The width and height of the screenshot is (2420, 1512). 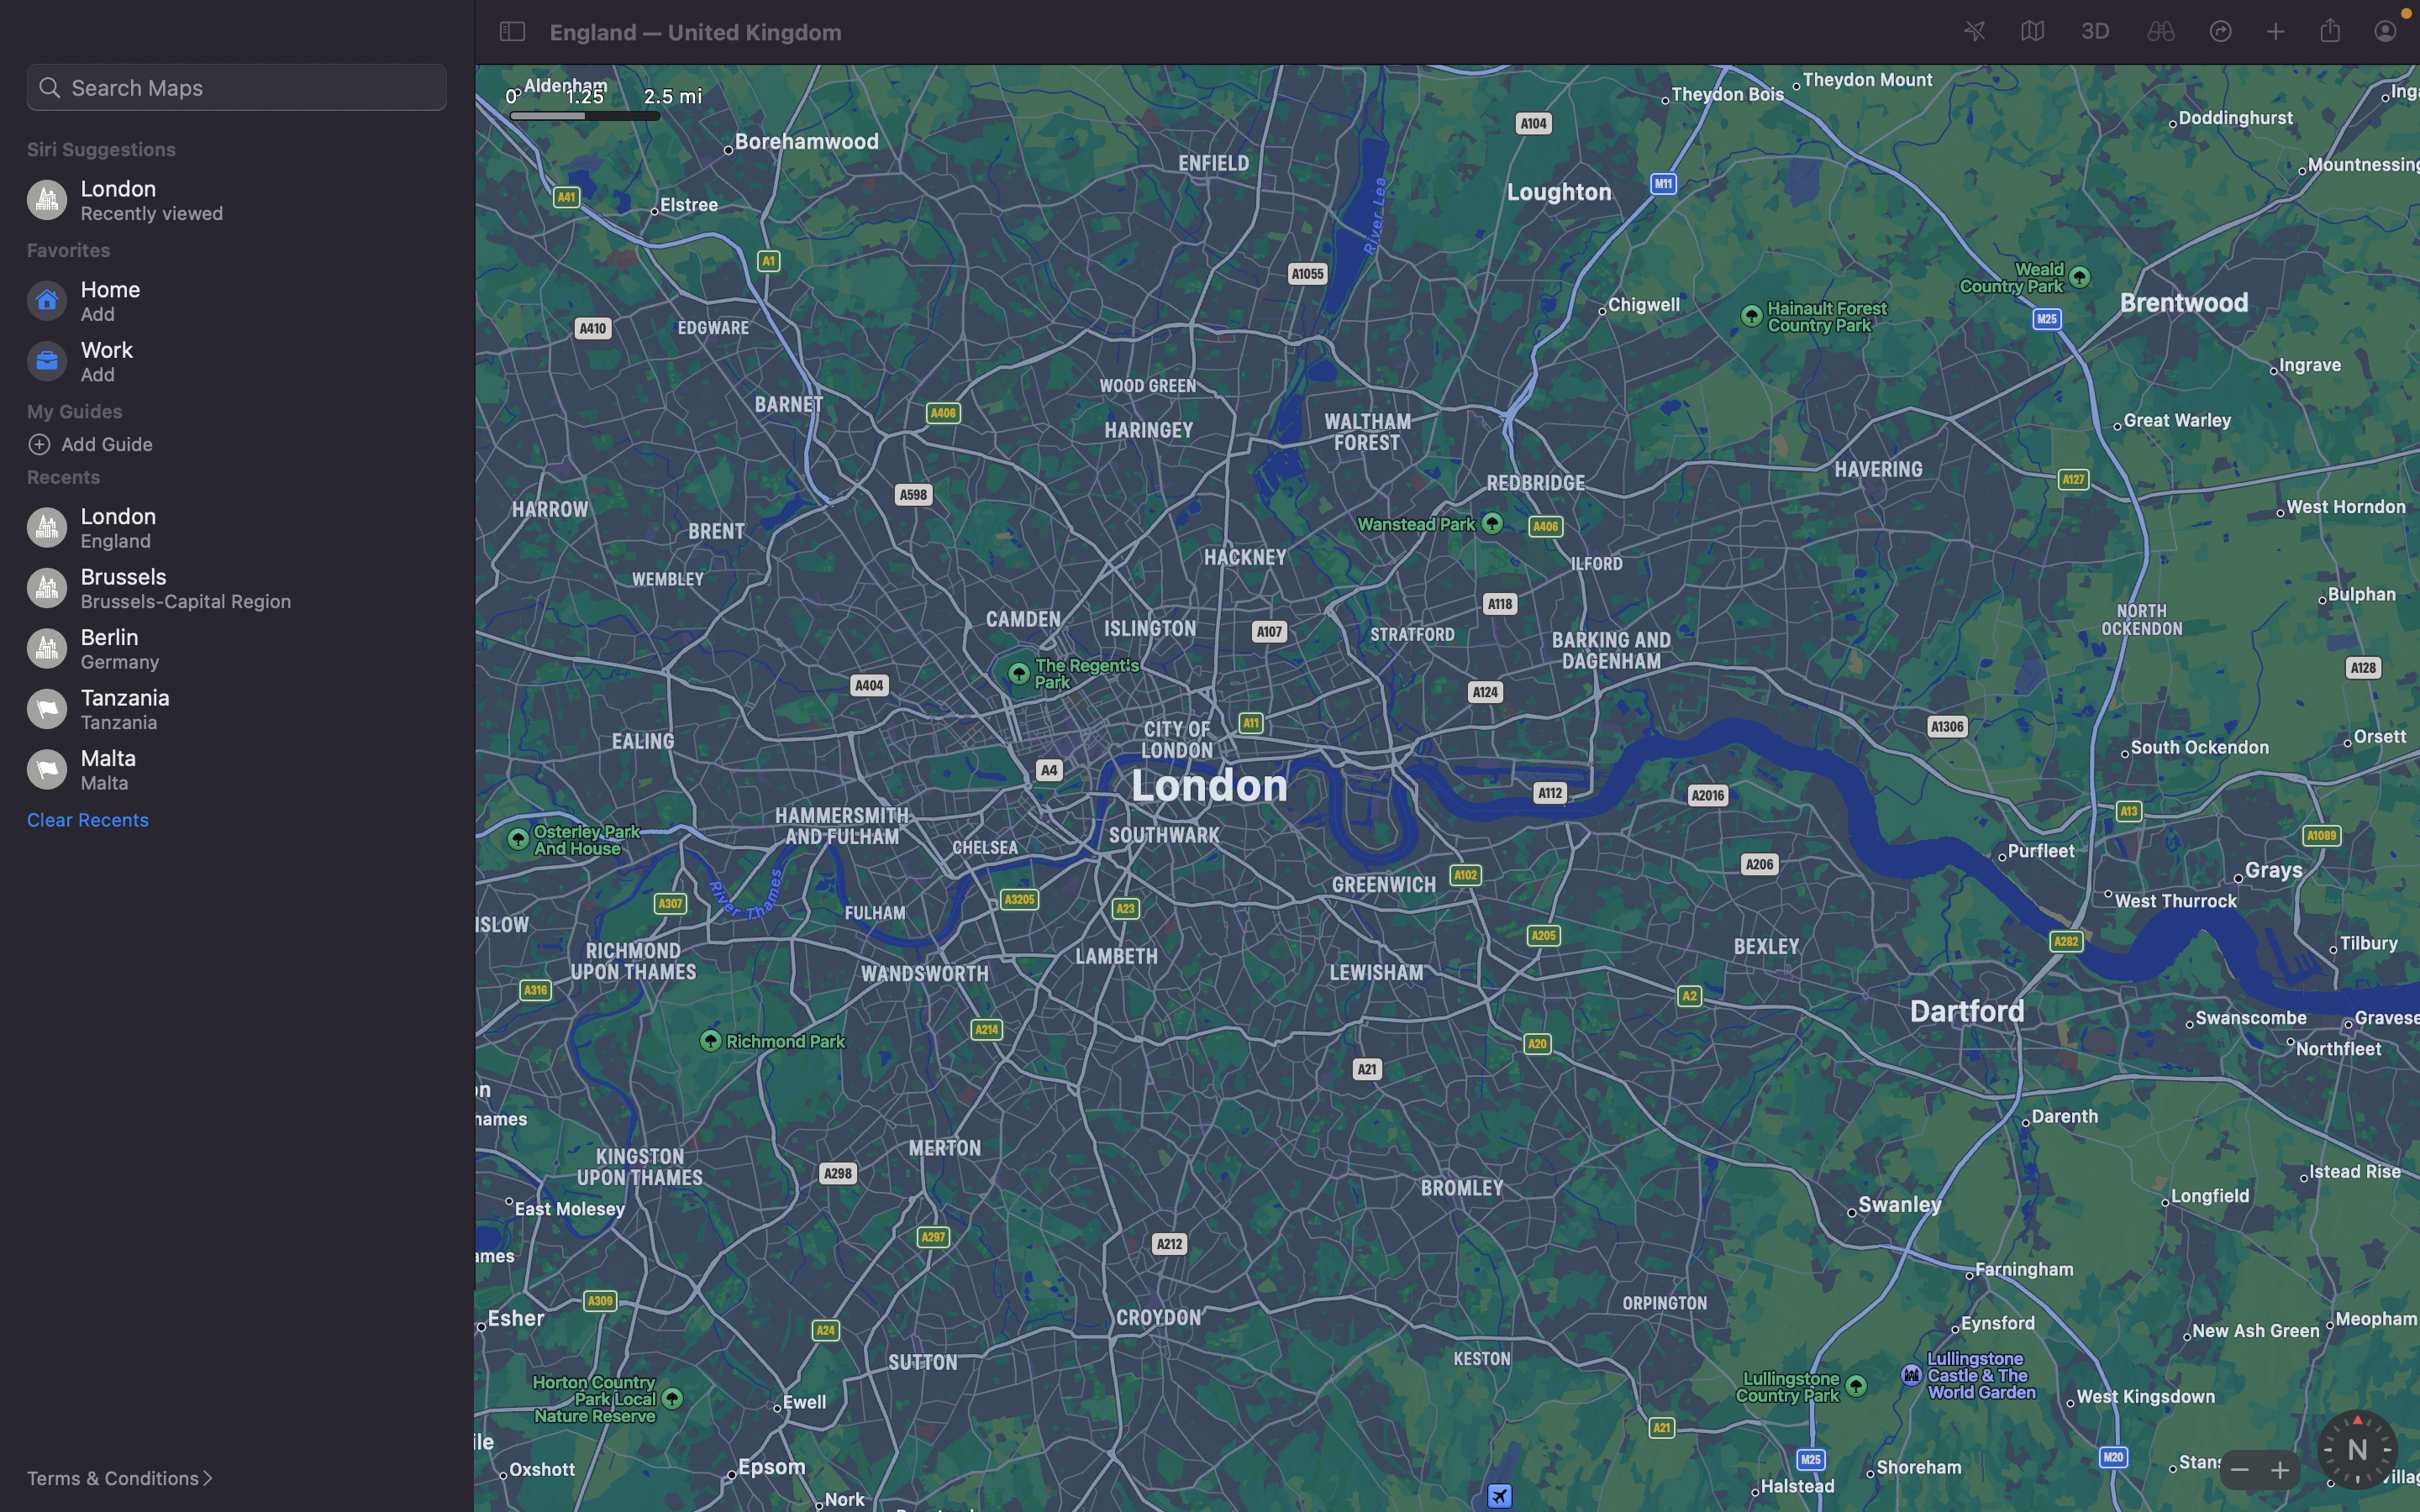 I want to click on the existent location on the map, so click(x=2160, y=32).